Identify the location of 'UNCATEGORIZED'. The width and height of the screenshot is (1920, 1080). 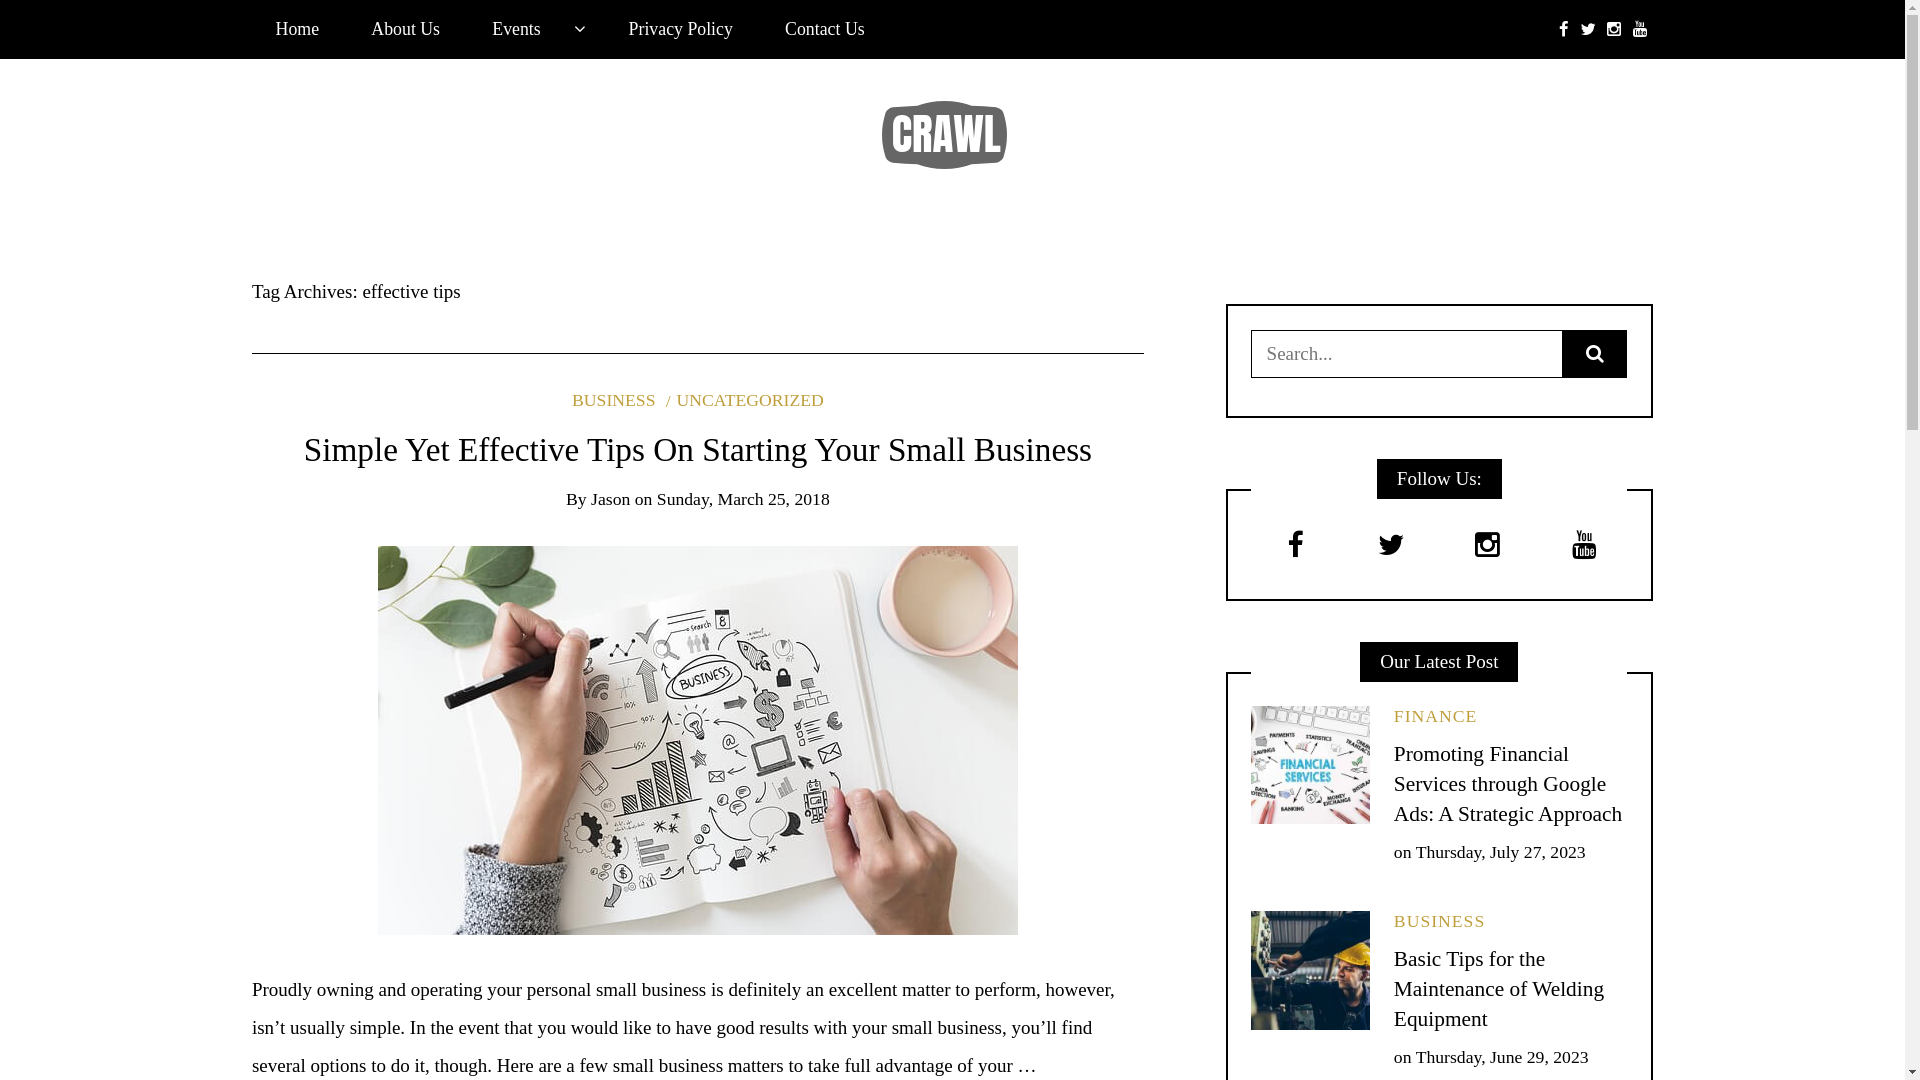
(743, 400).